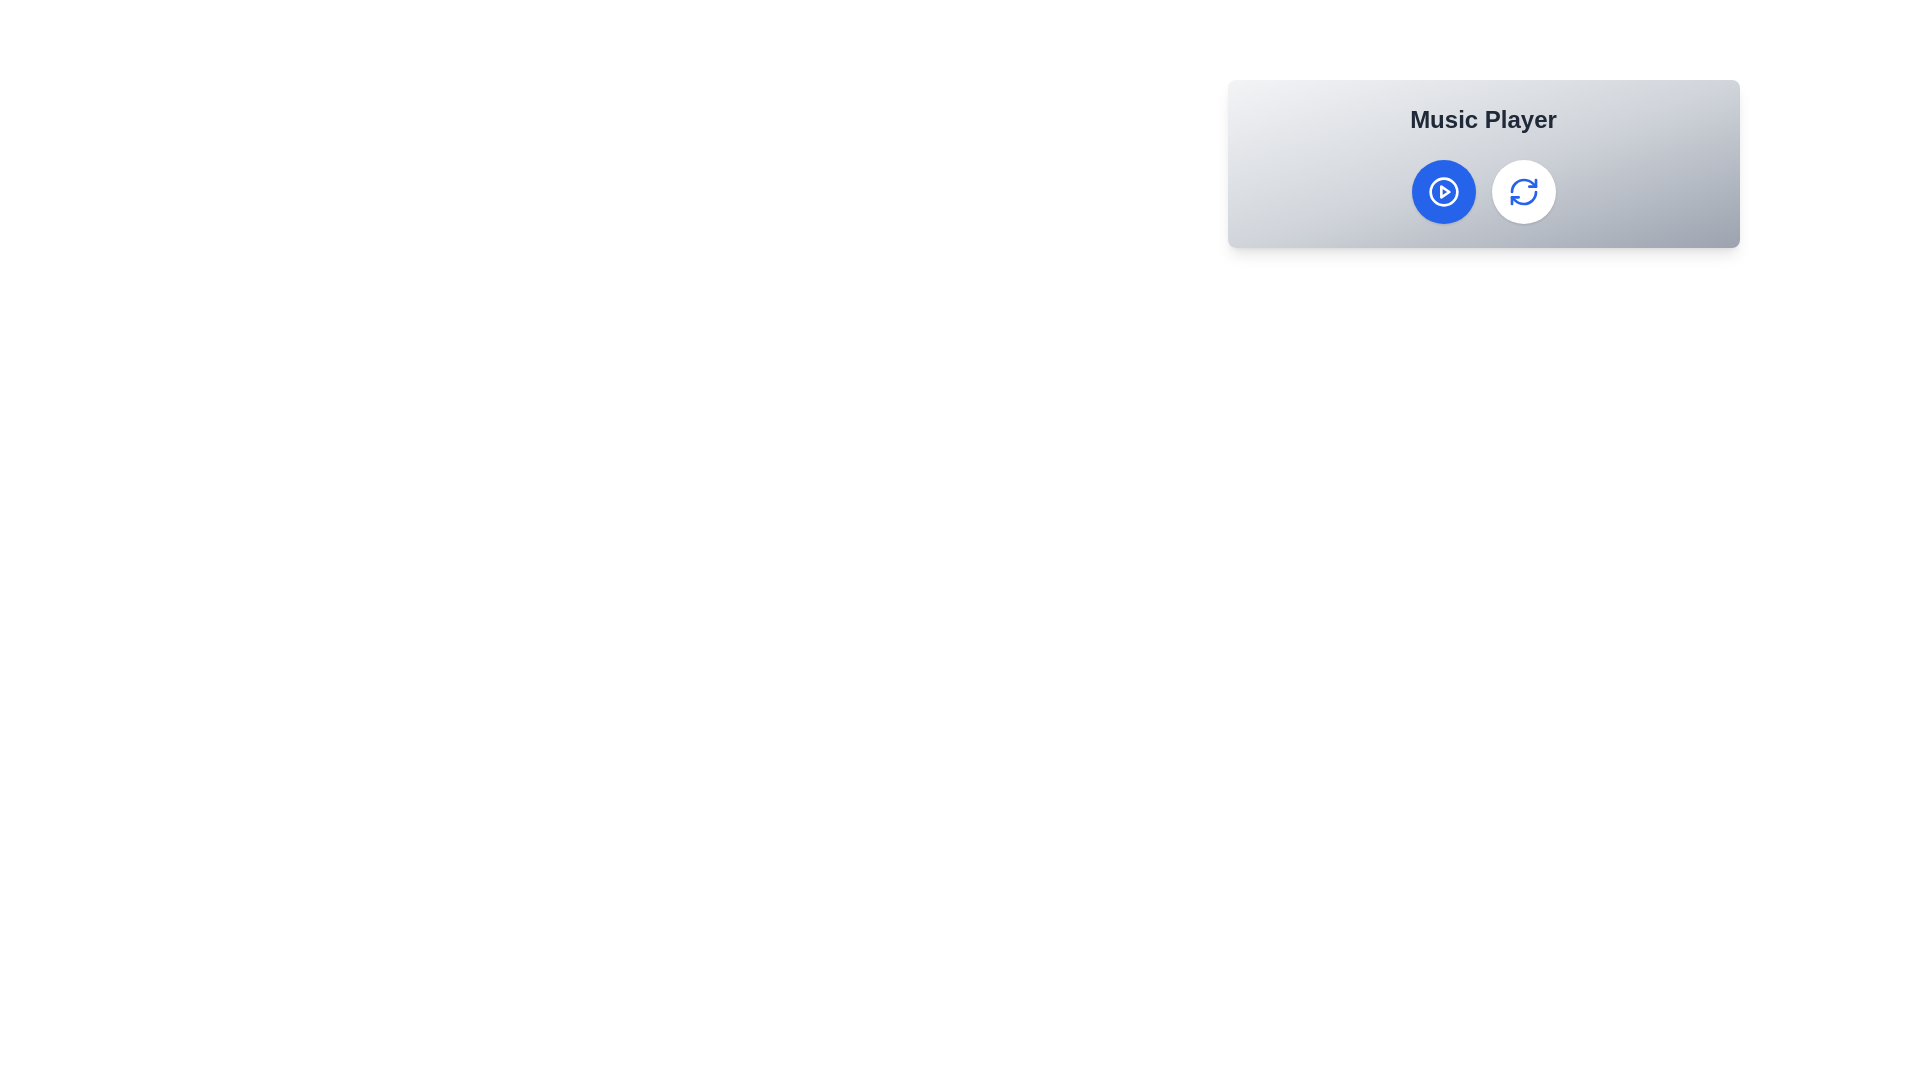  I want to click on the play button located in the top-right toolbar to initiate playing an audio or video file, so click(1443, 192).